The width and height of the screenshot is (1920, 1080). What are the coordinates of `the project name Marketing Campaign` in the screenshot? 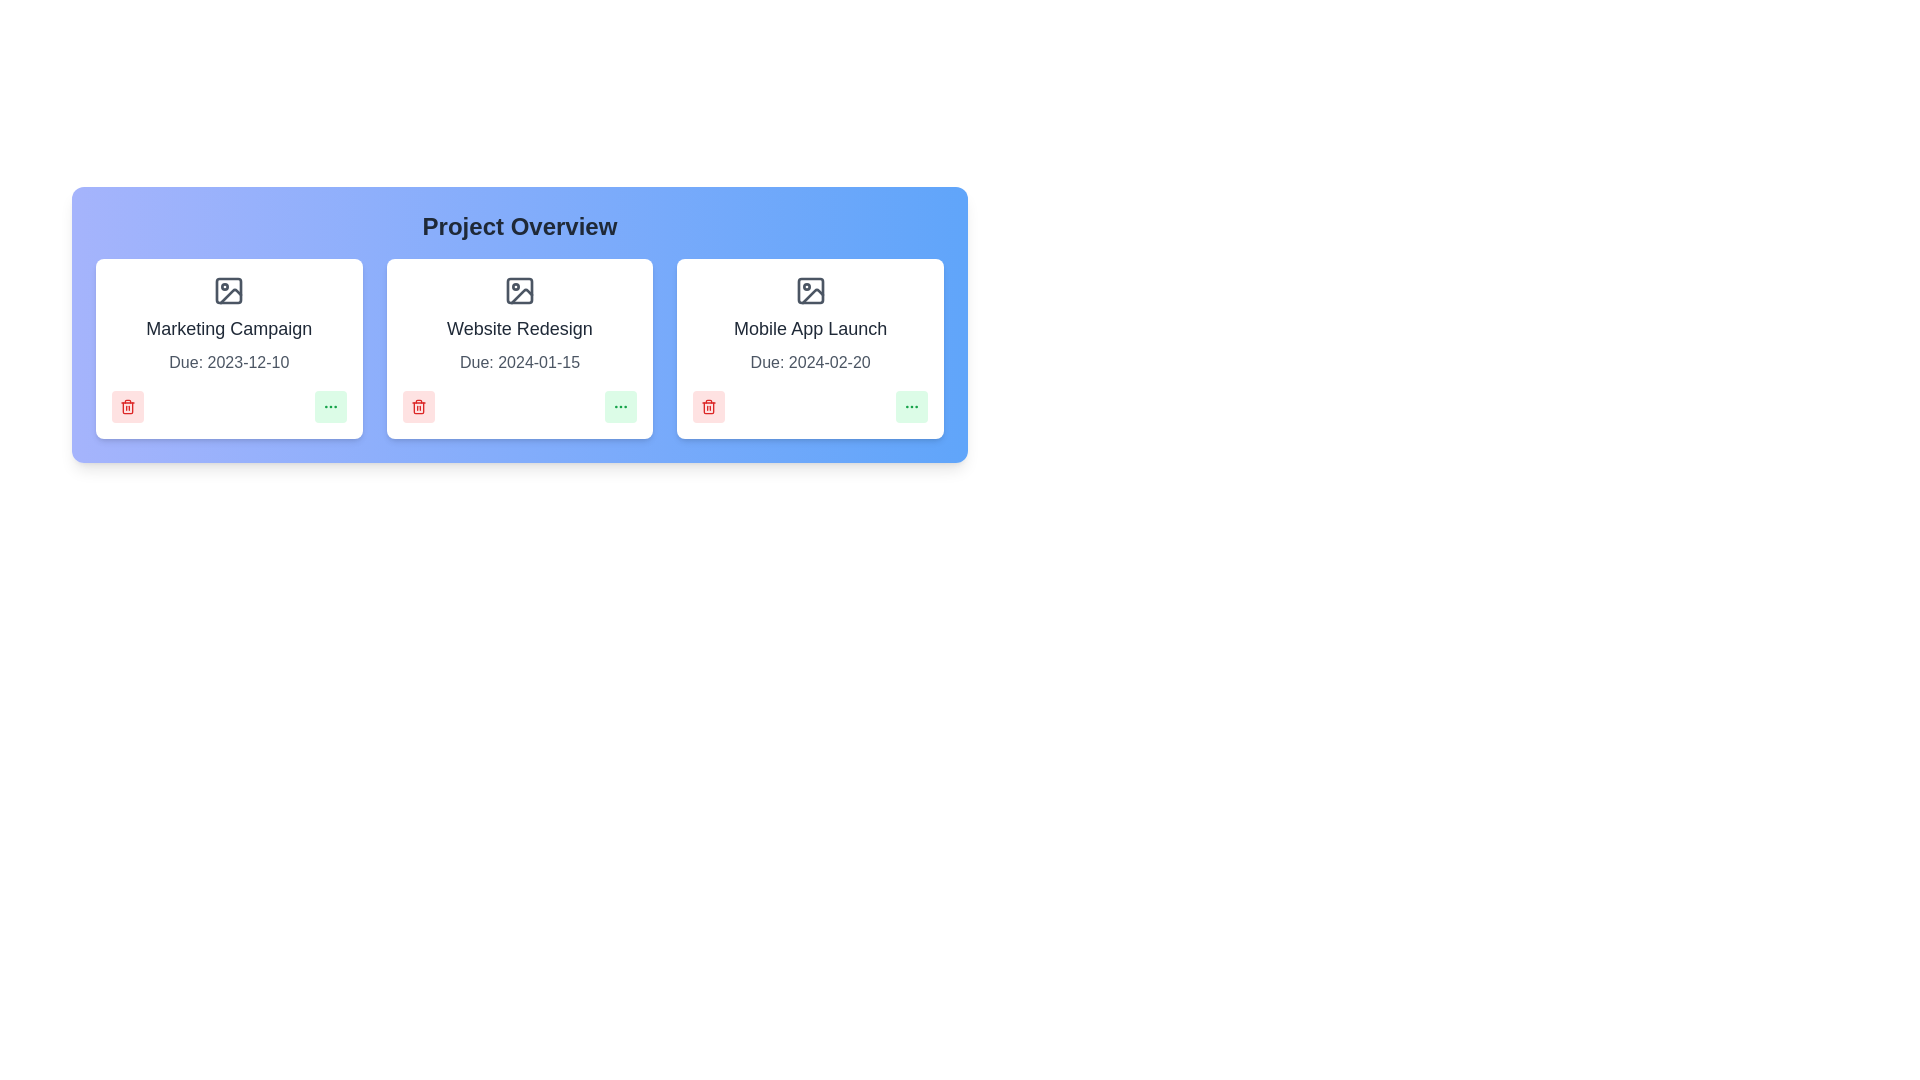 It's located at (229, 327).